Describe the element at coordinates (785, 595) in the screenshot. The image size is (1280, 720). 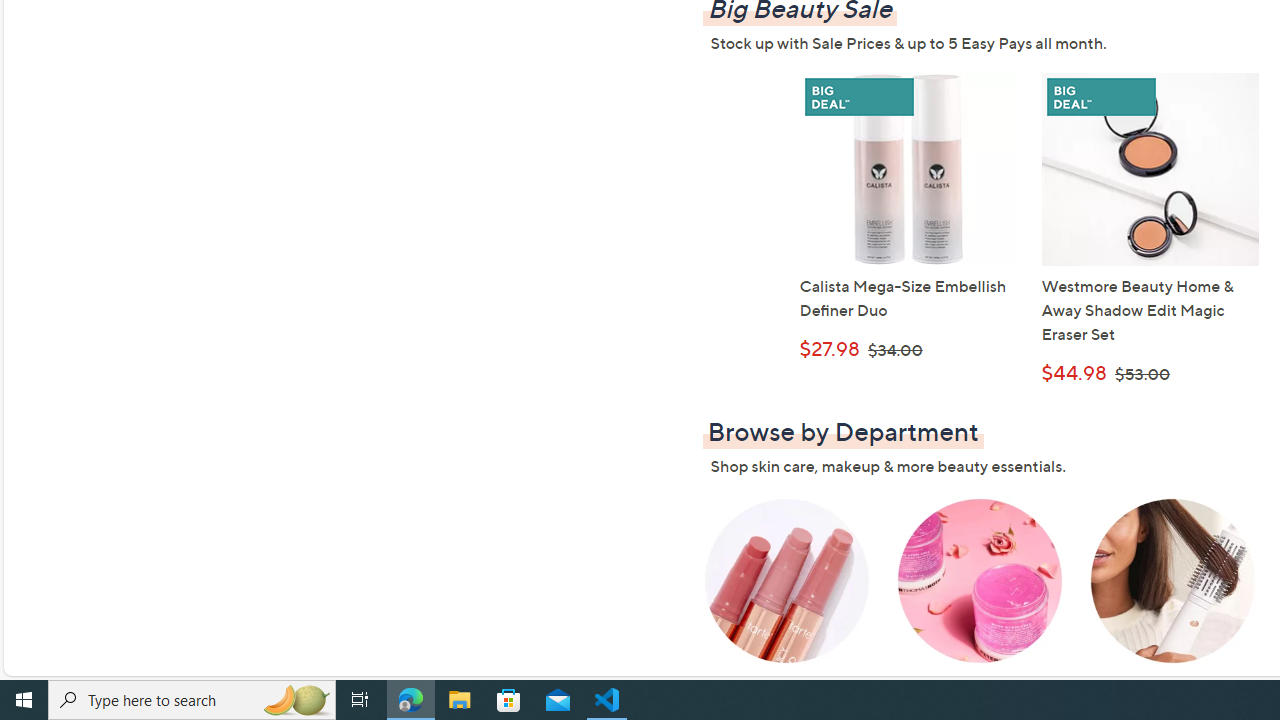
I see `'Makeup'` at that location.